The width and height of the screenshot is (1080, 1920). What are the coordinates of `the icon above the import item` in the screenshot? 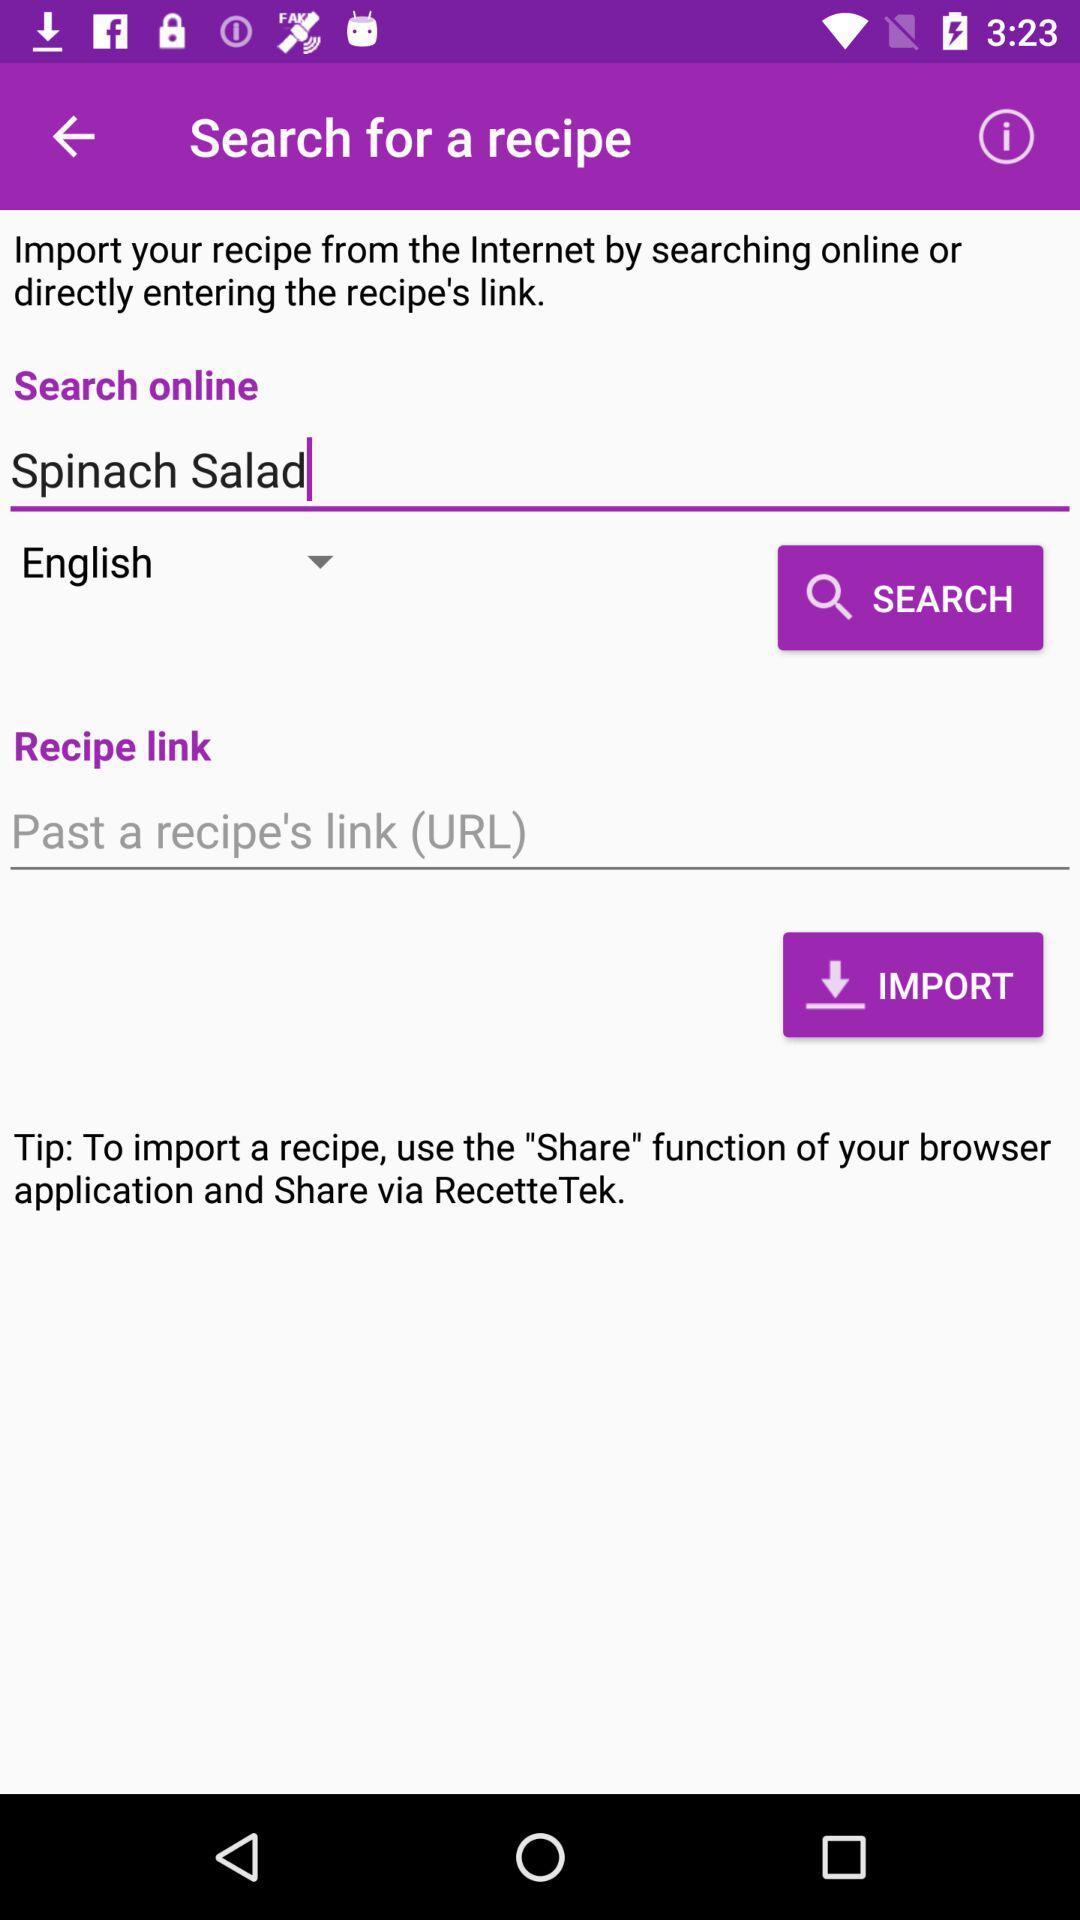 It's located at (540, 830).